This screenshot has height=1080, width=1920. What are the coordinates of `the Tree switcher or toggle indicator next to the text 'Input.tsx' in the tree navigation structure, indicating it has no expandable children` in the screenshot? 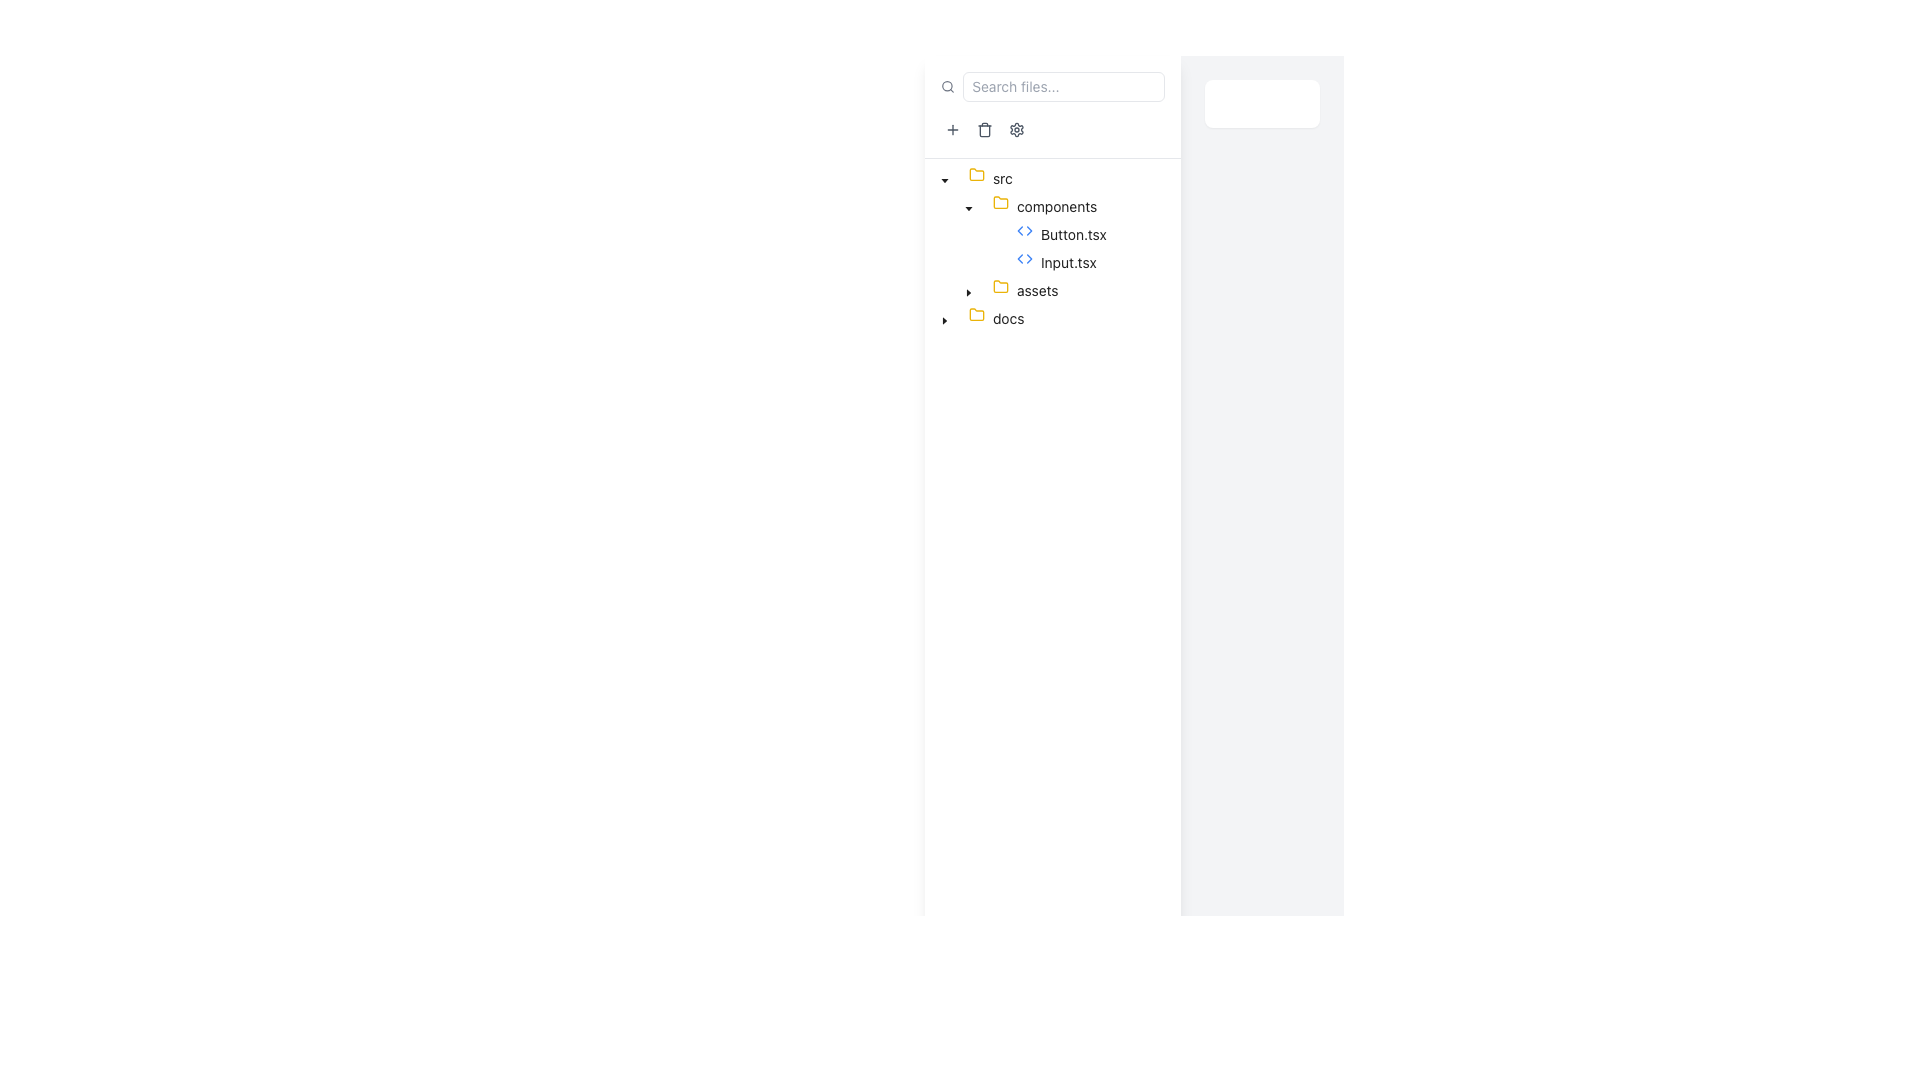 It's located at (993, 261).